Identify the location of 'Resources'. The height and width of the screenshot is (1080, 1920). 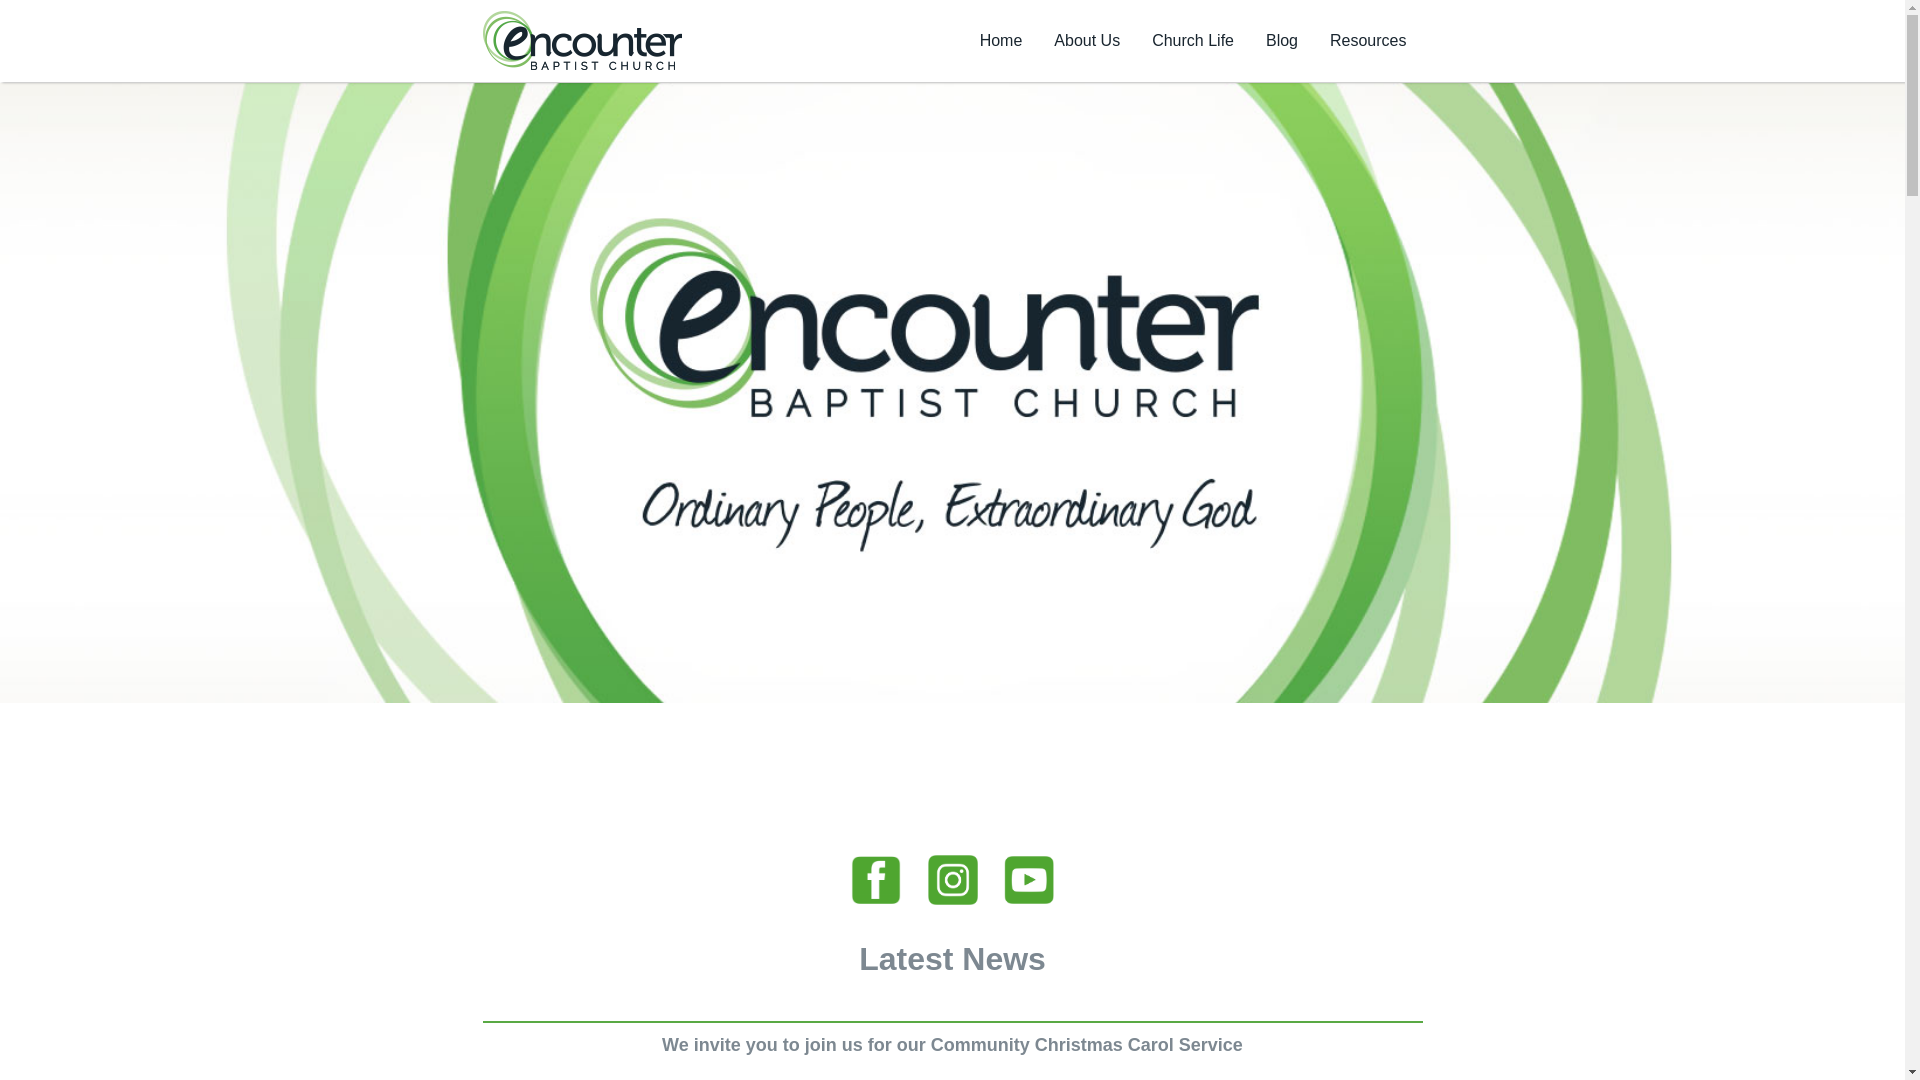
(1314, 41).